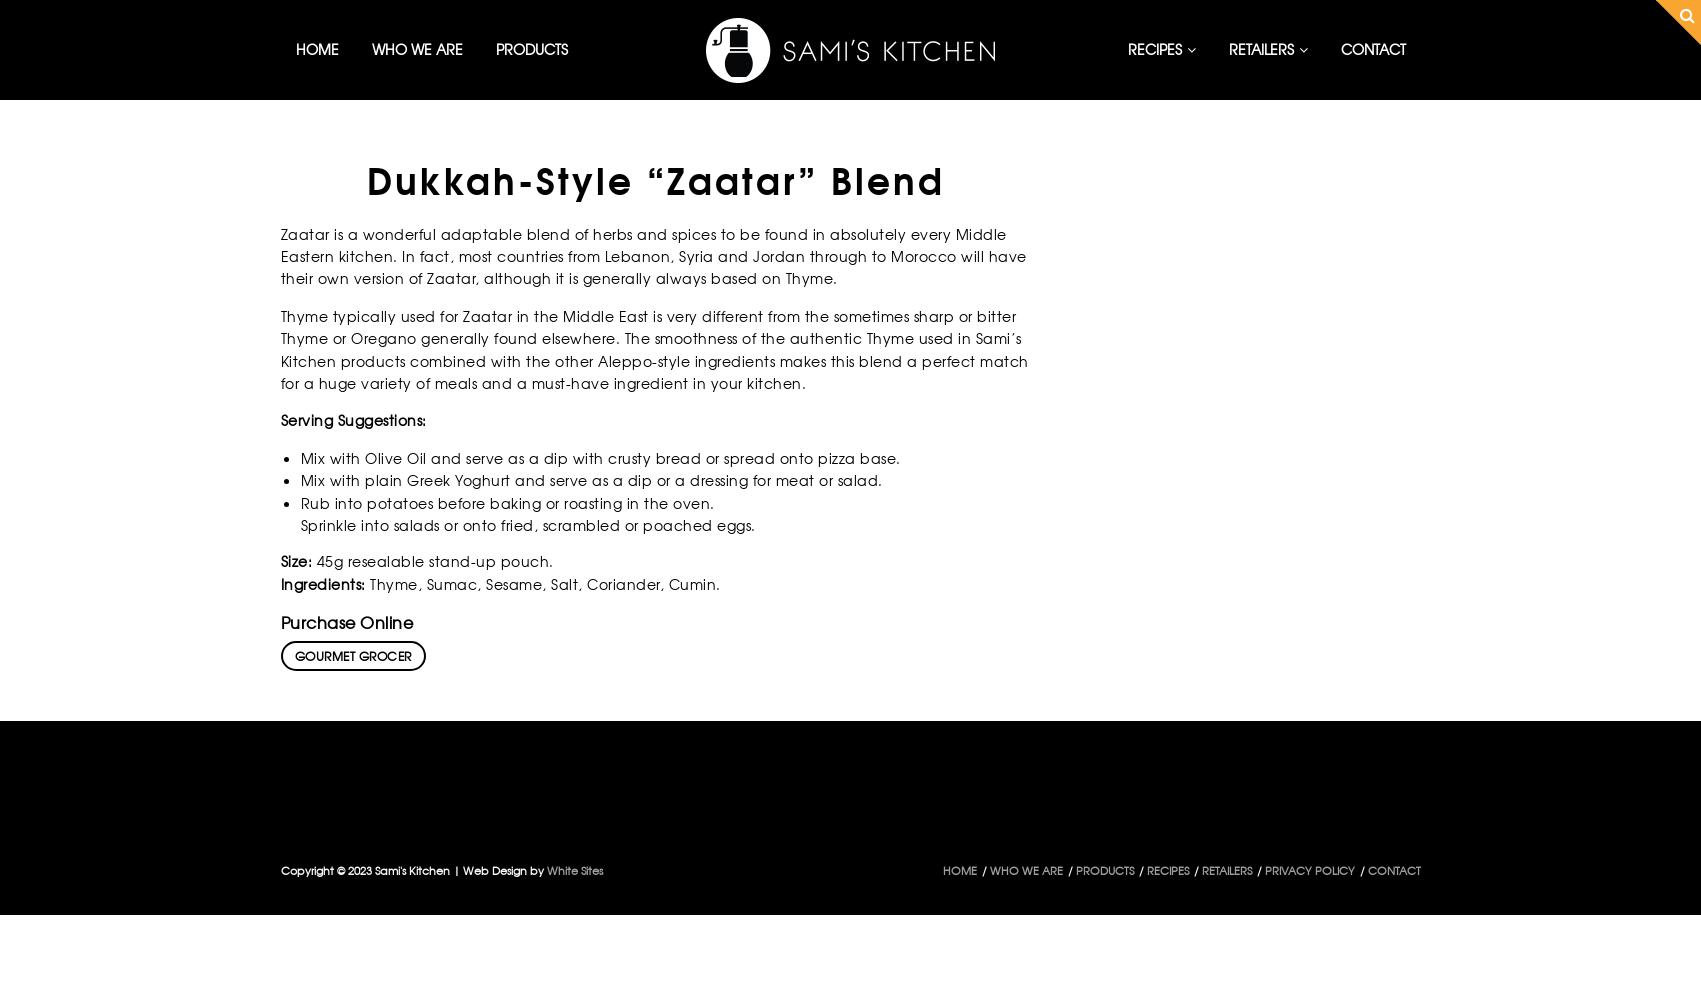 The image size is (1701, 1000). Describe the element at coordinates (1075, 869) in the screenshot. I see `'PRODUCTS'` at that location.